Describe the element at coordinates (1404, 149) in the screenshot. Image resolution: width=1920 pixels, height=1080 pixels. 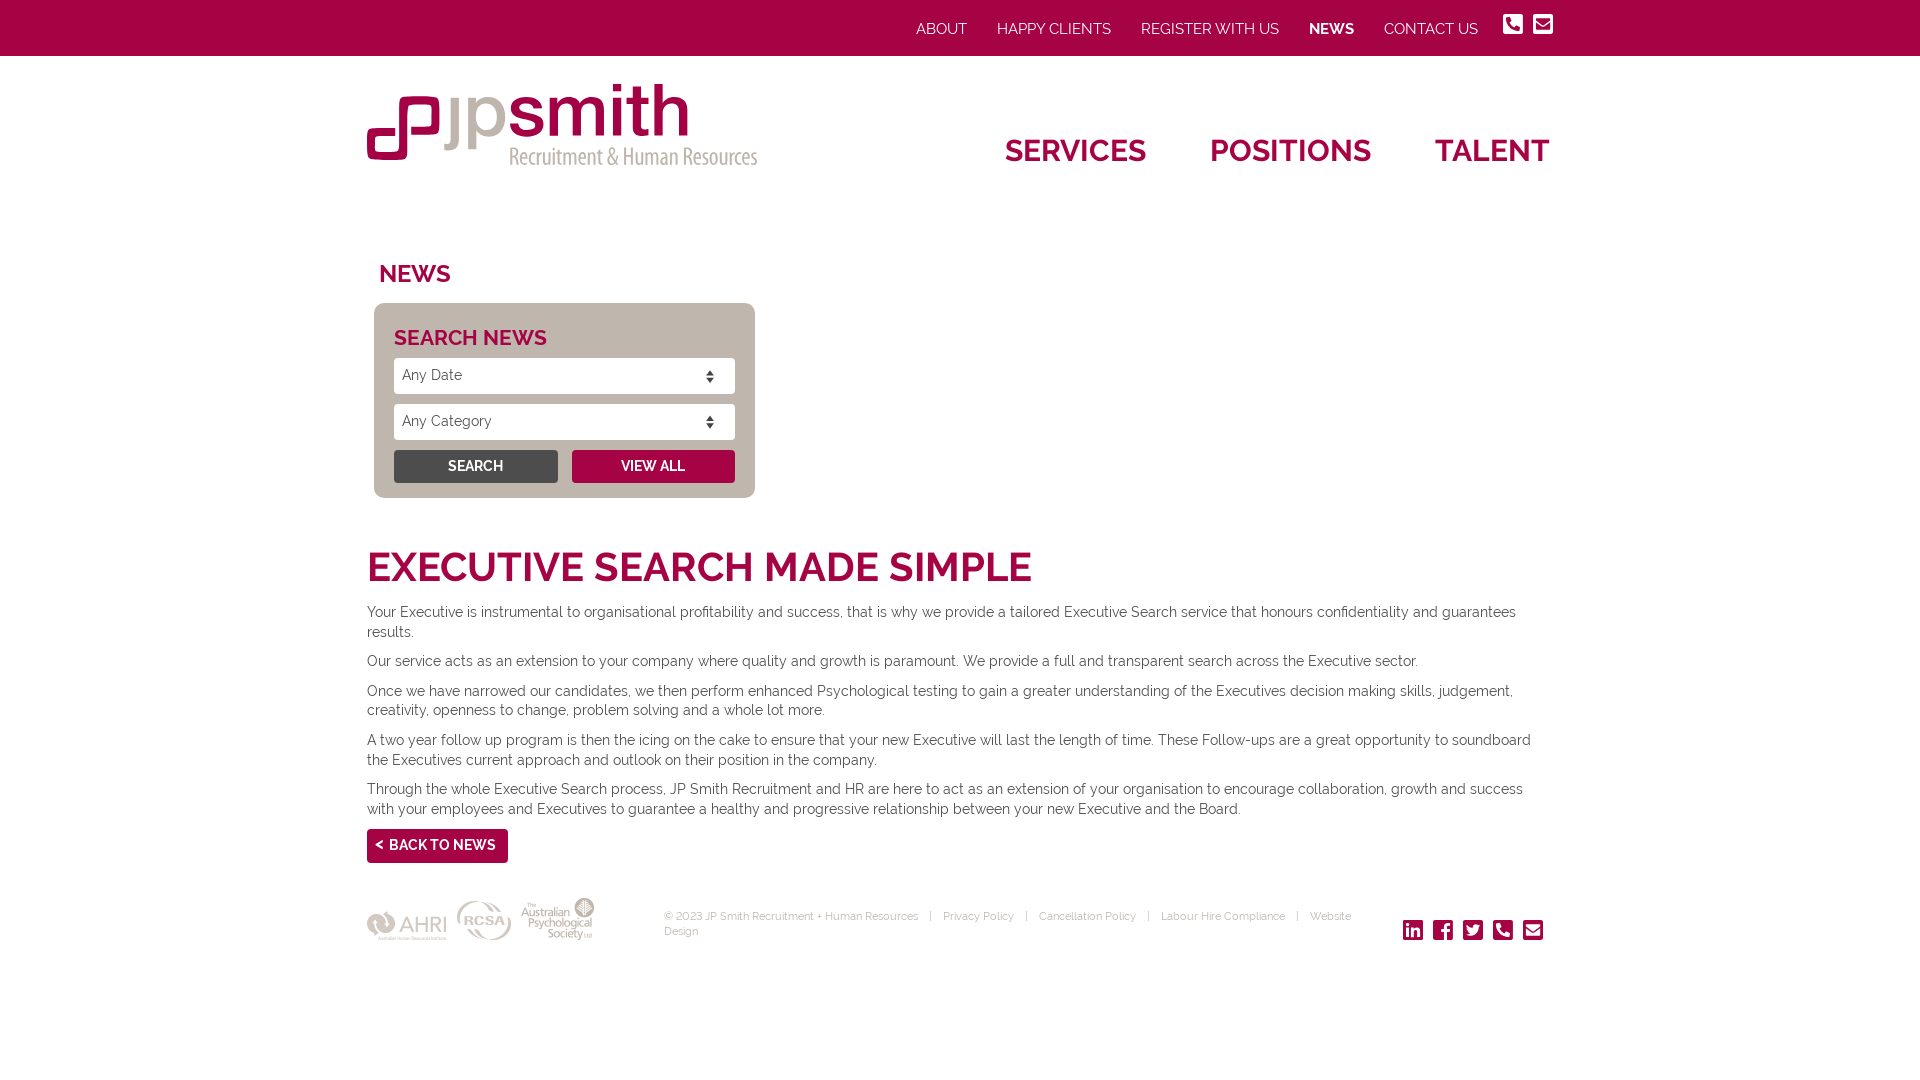
I see `'TALENT'` at that location.